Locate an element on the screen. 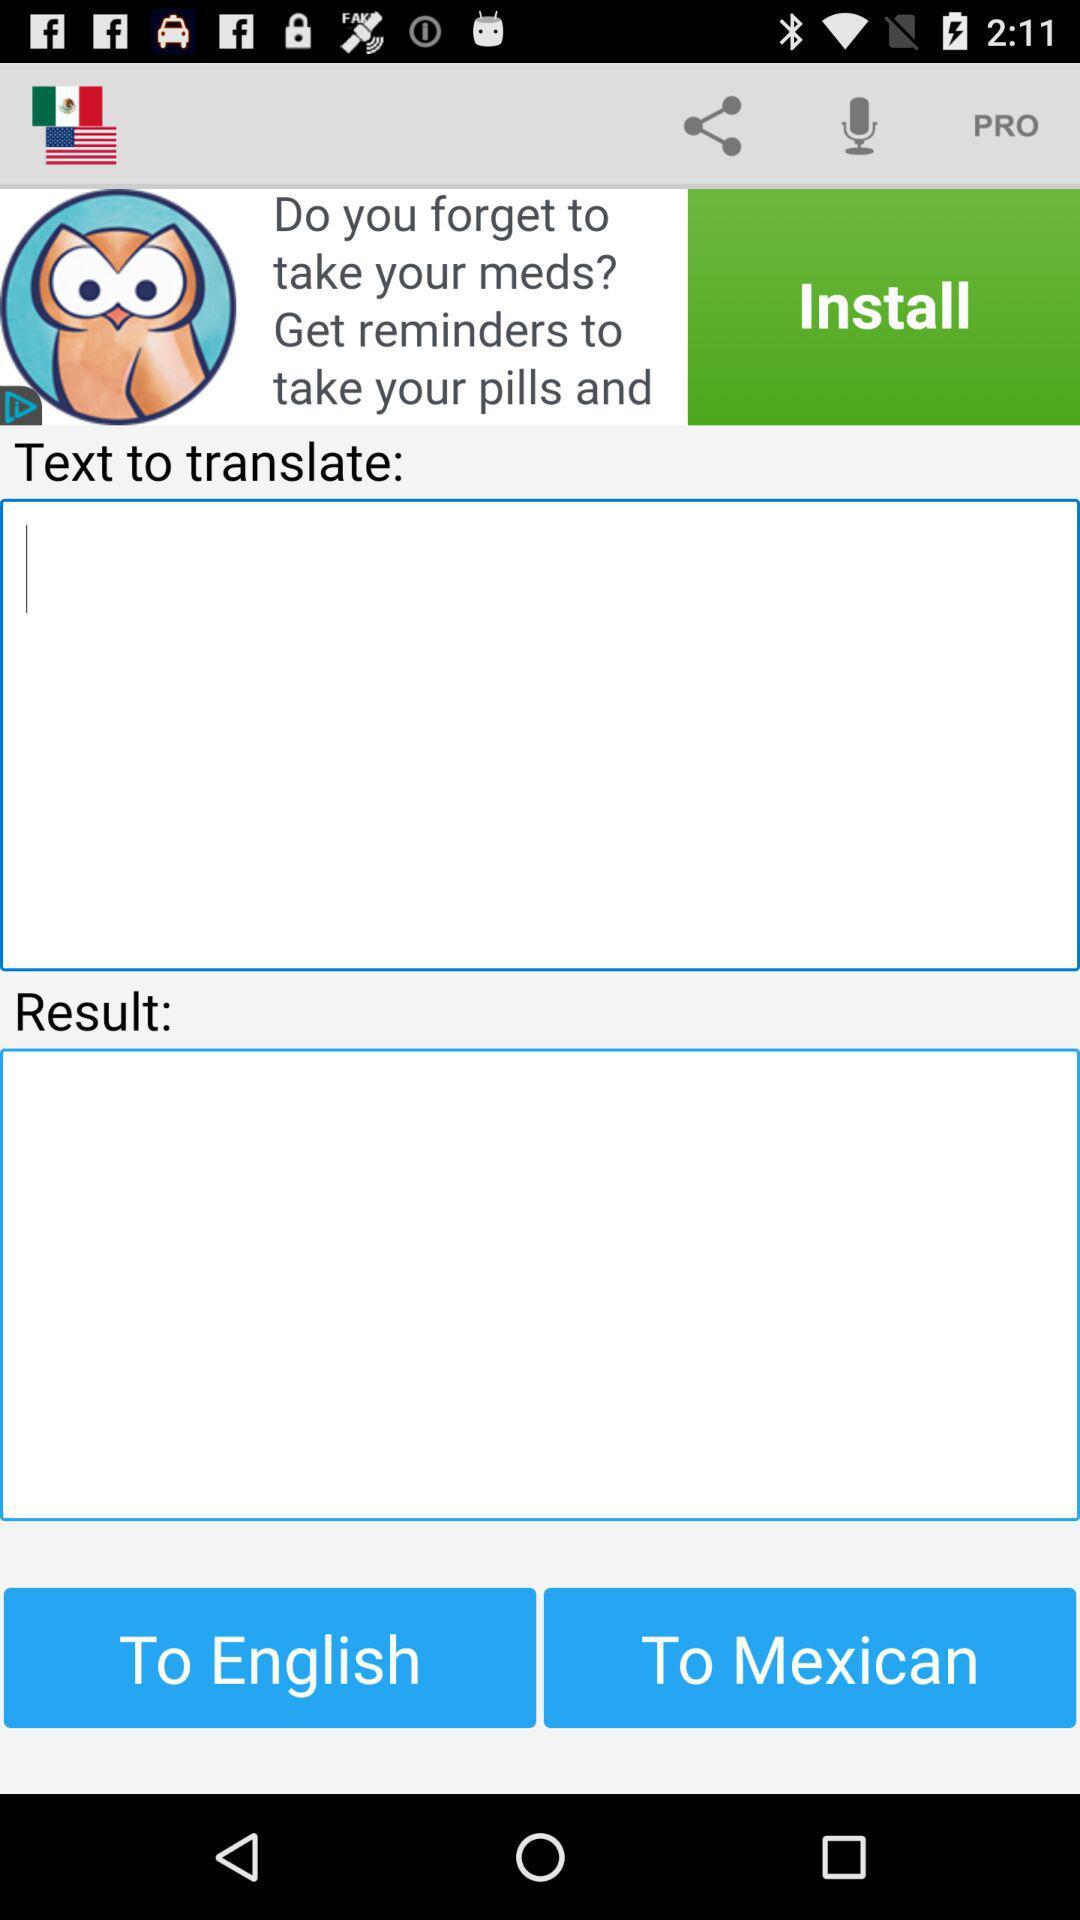 The height and width of the screenshot is (1920, 1080). button at the bottom left corner is located at coordinates (270, 1657).